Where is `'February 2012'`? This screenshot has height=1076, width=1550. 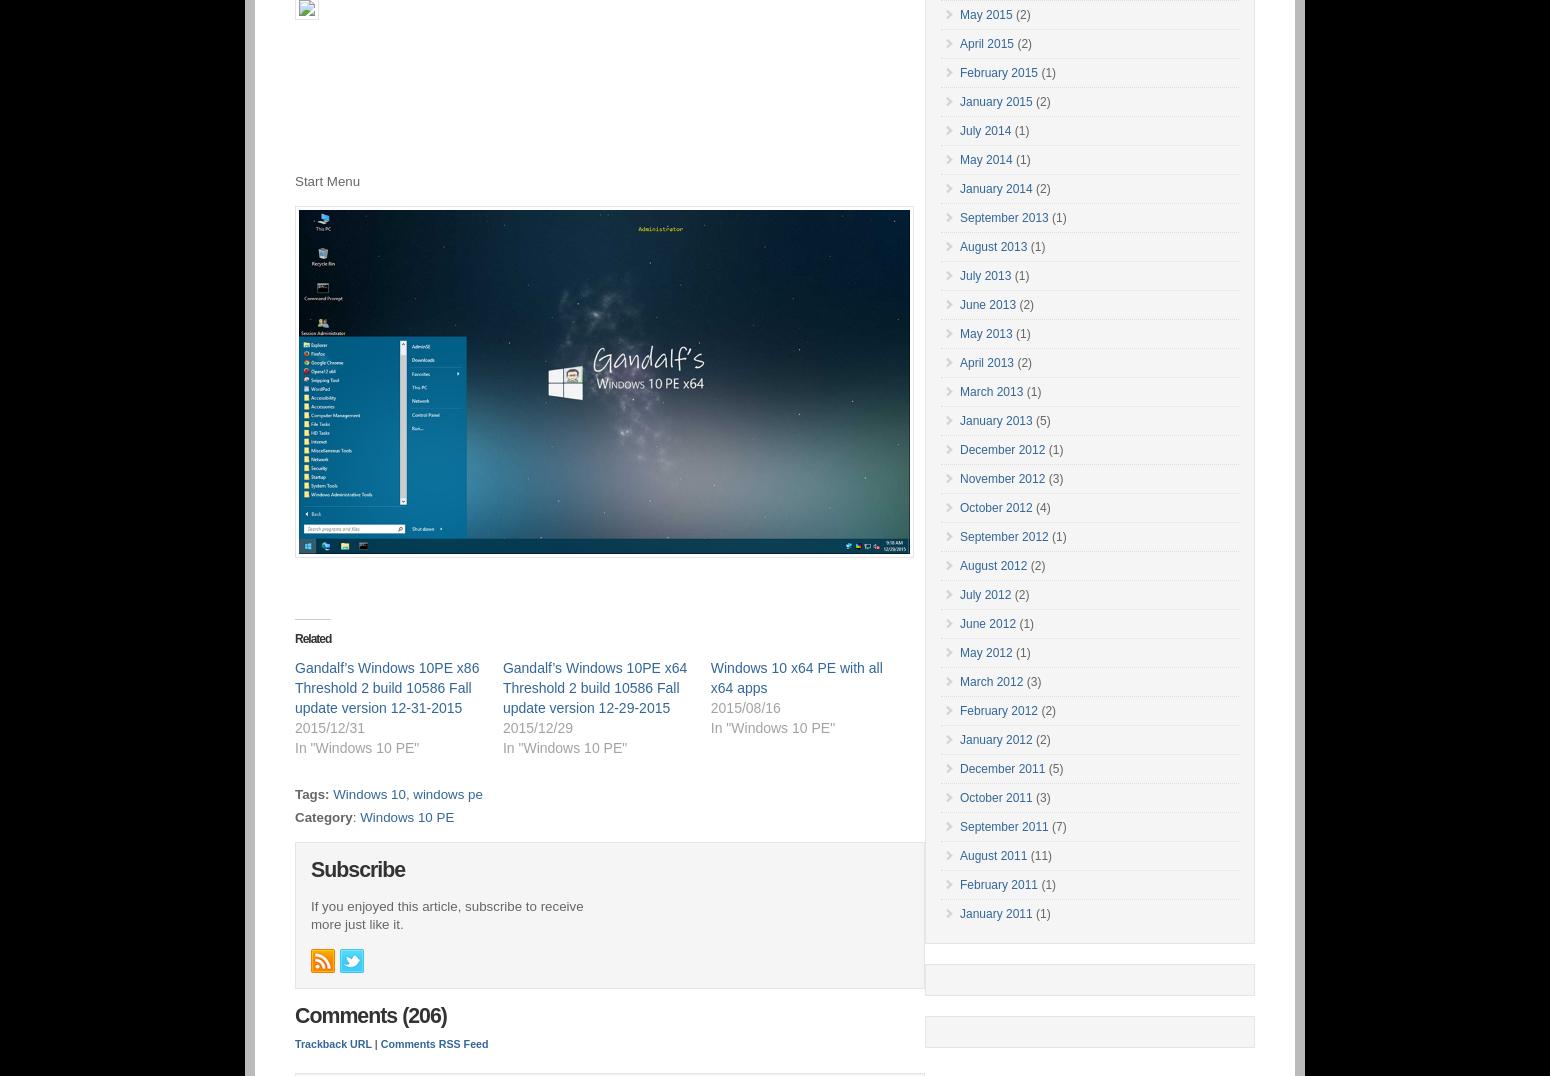
'February 2012' is located at coordinates (997, 711).